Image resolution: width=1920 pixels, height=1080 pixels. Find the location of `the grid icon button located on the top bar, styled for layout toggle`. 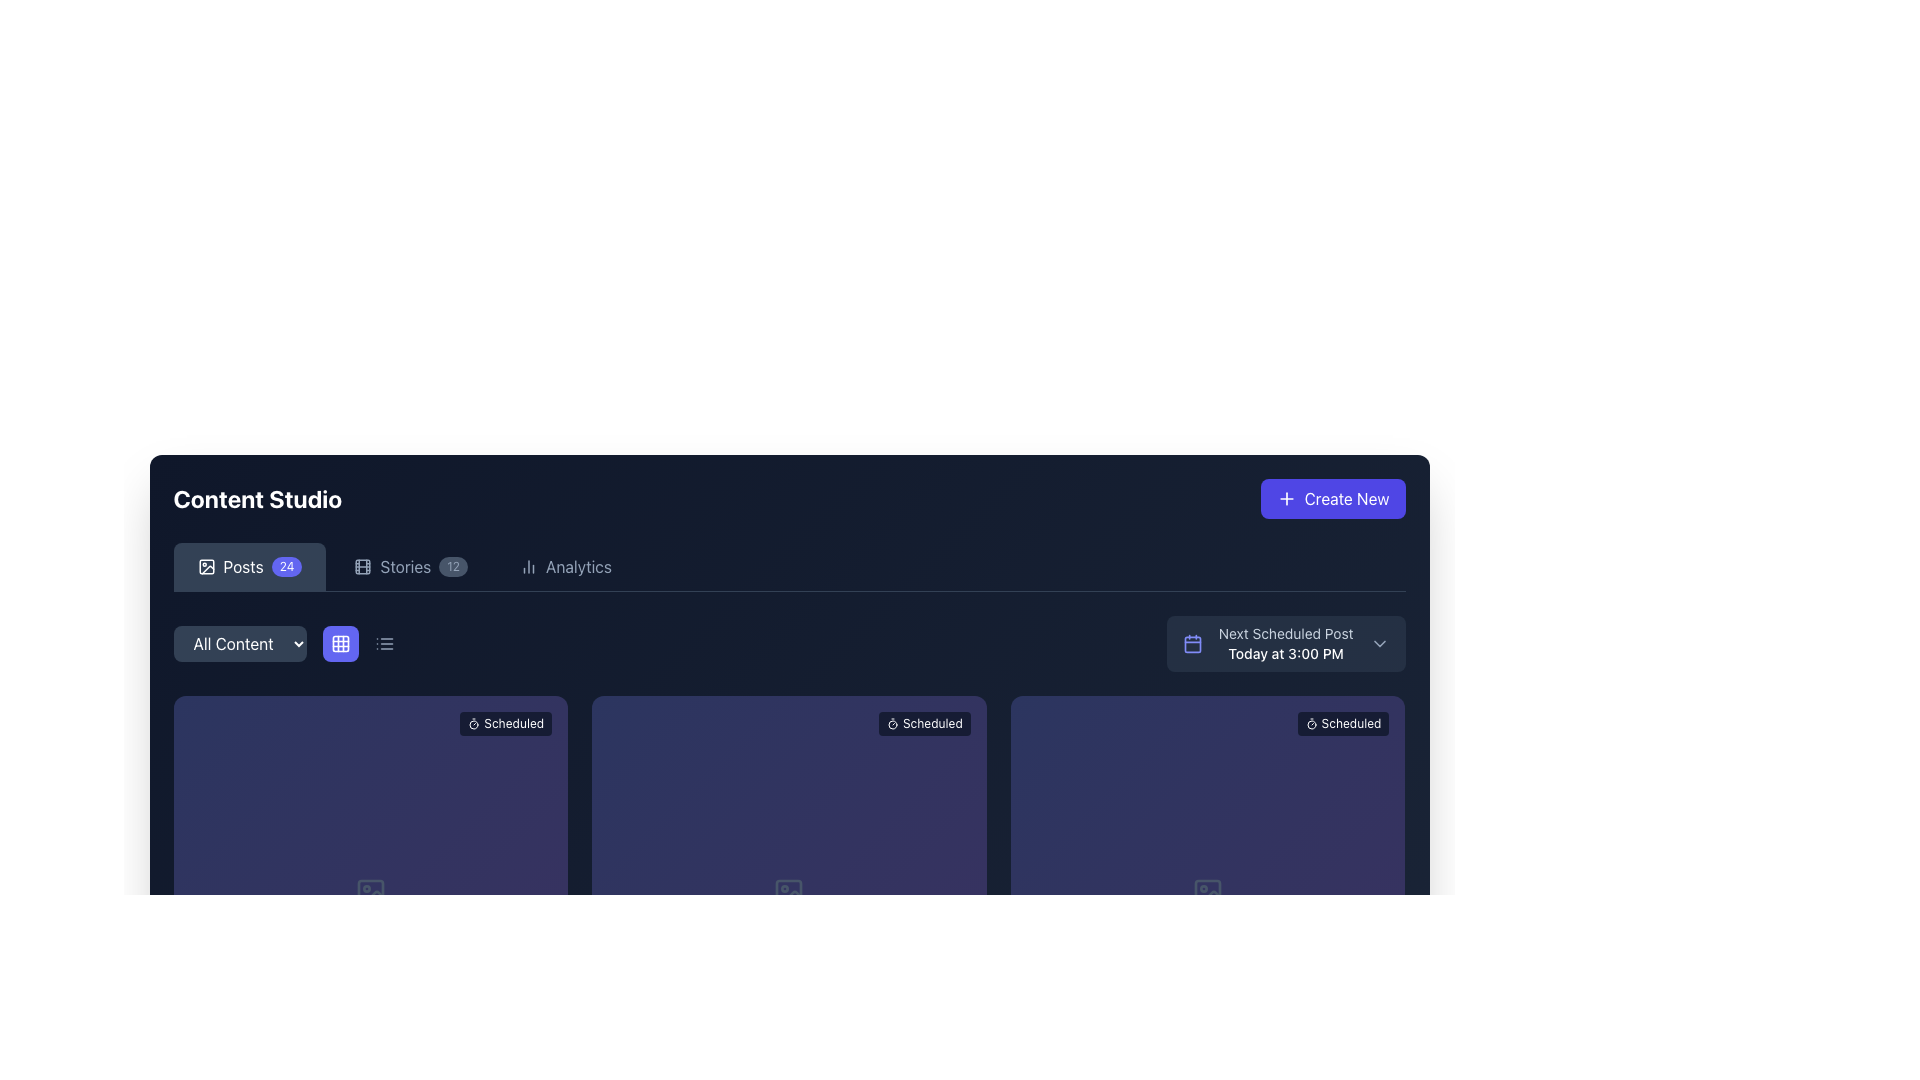

the grid icon button located on the top bar, styled for layout toggle is located at coordinates (340, 644).